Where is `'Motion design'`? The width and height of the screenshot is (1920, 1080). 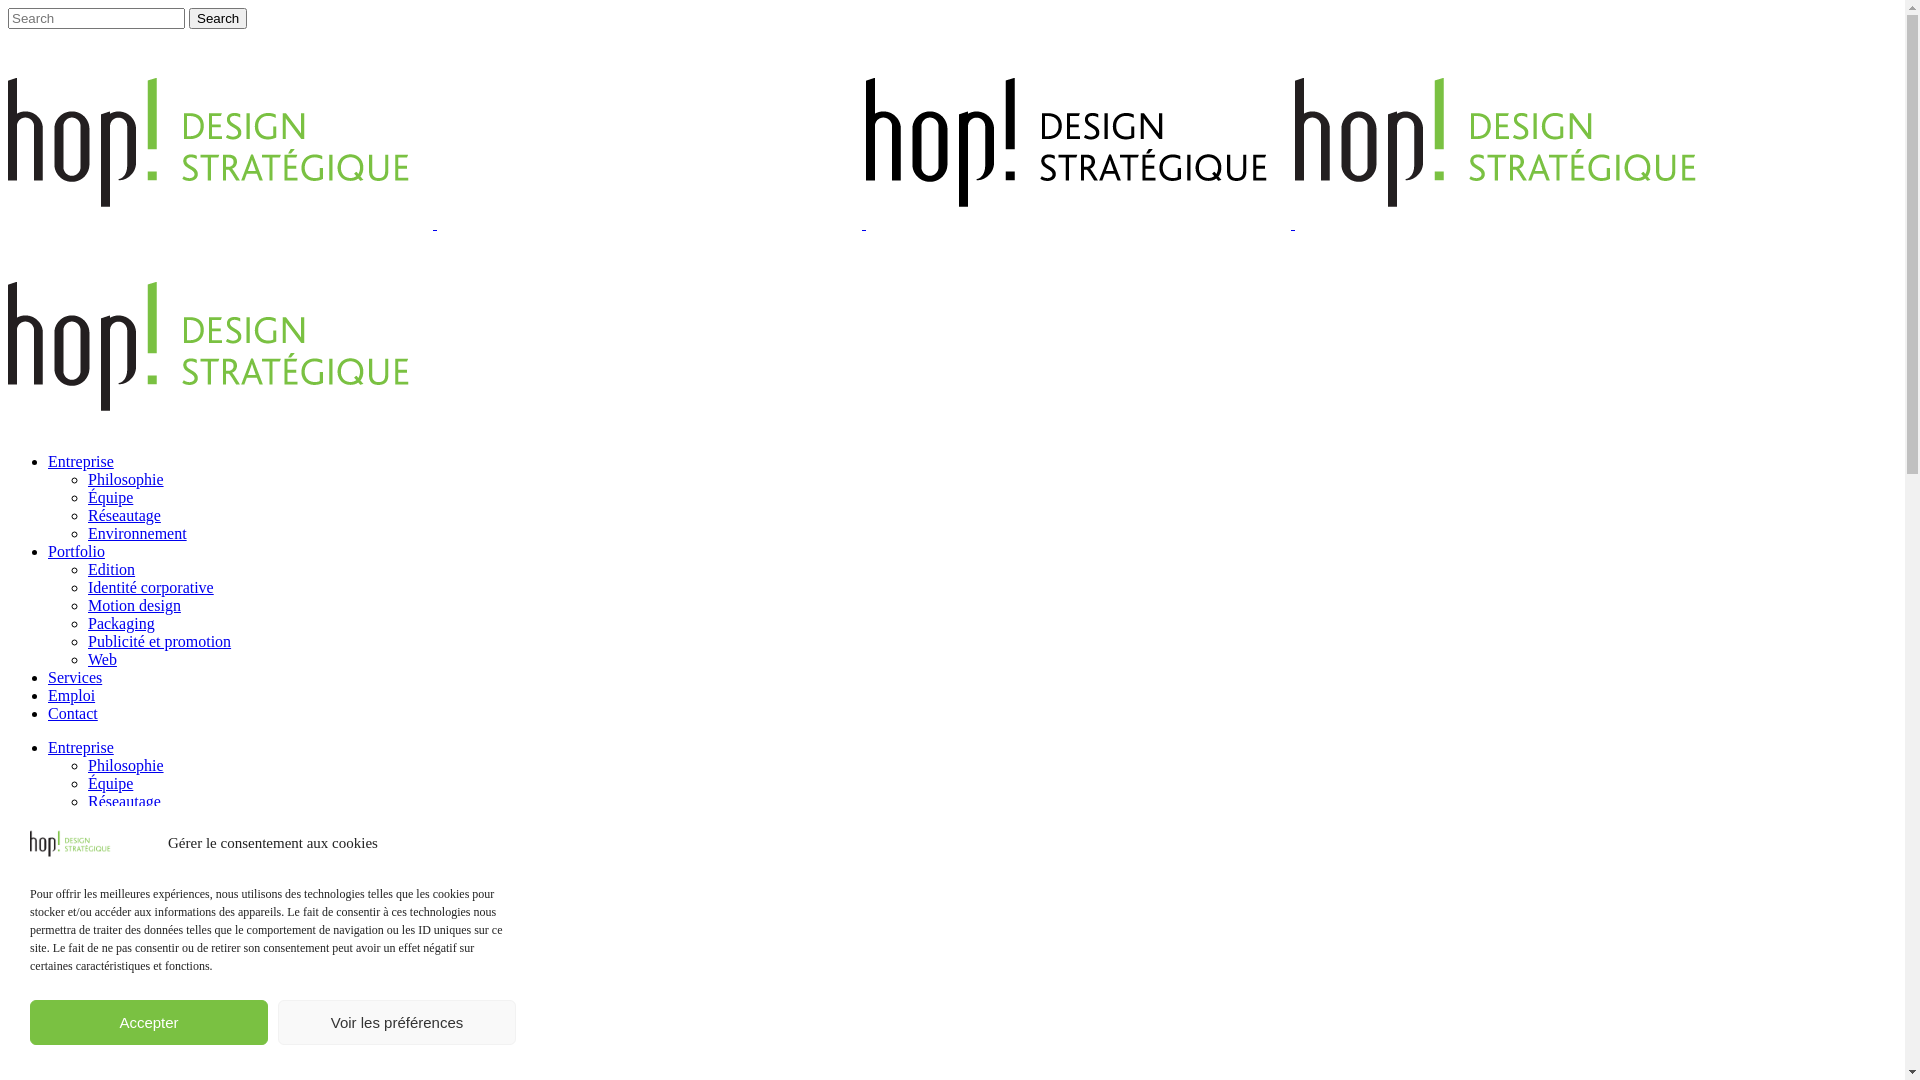 'Motion design' is located at coordinates (133, 604).